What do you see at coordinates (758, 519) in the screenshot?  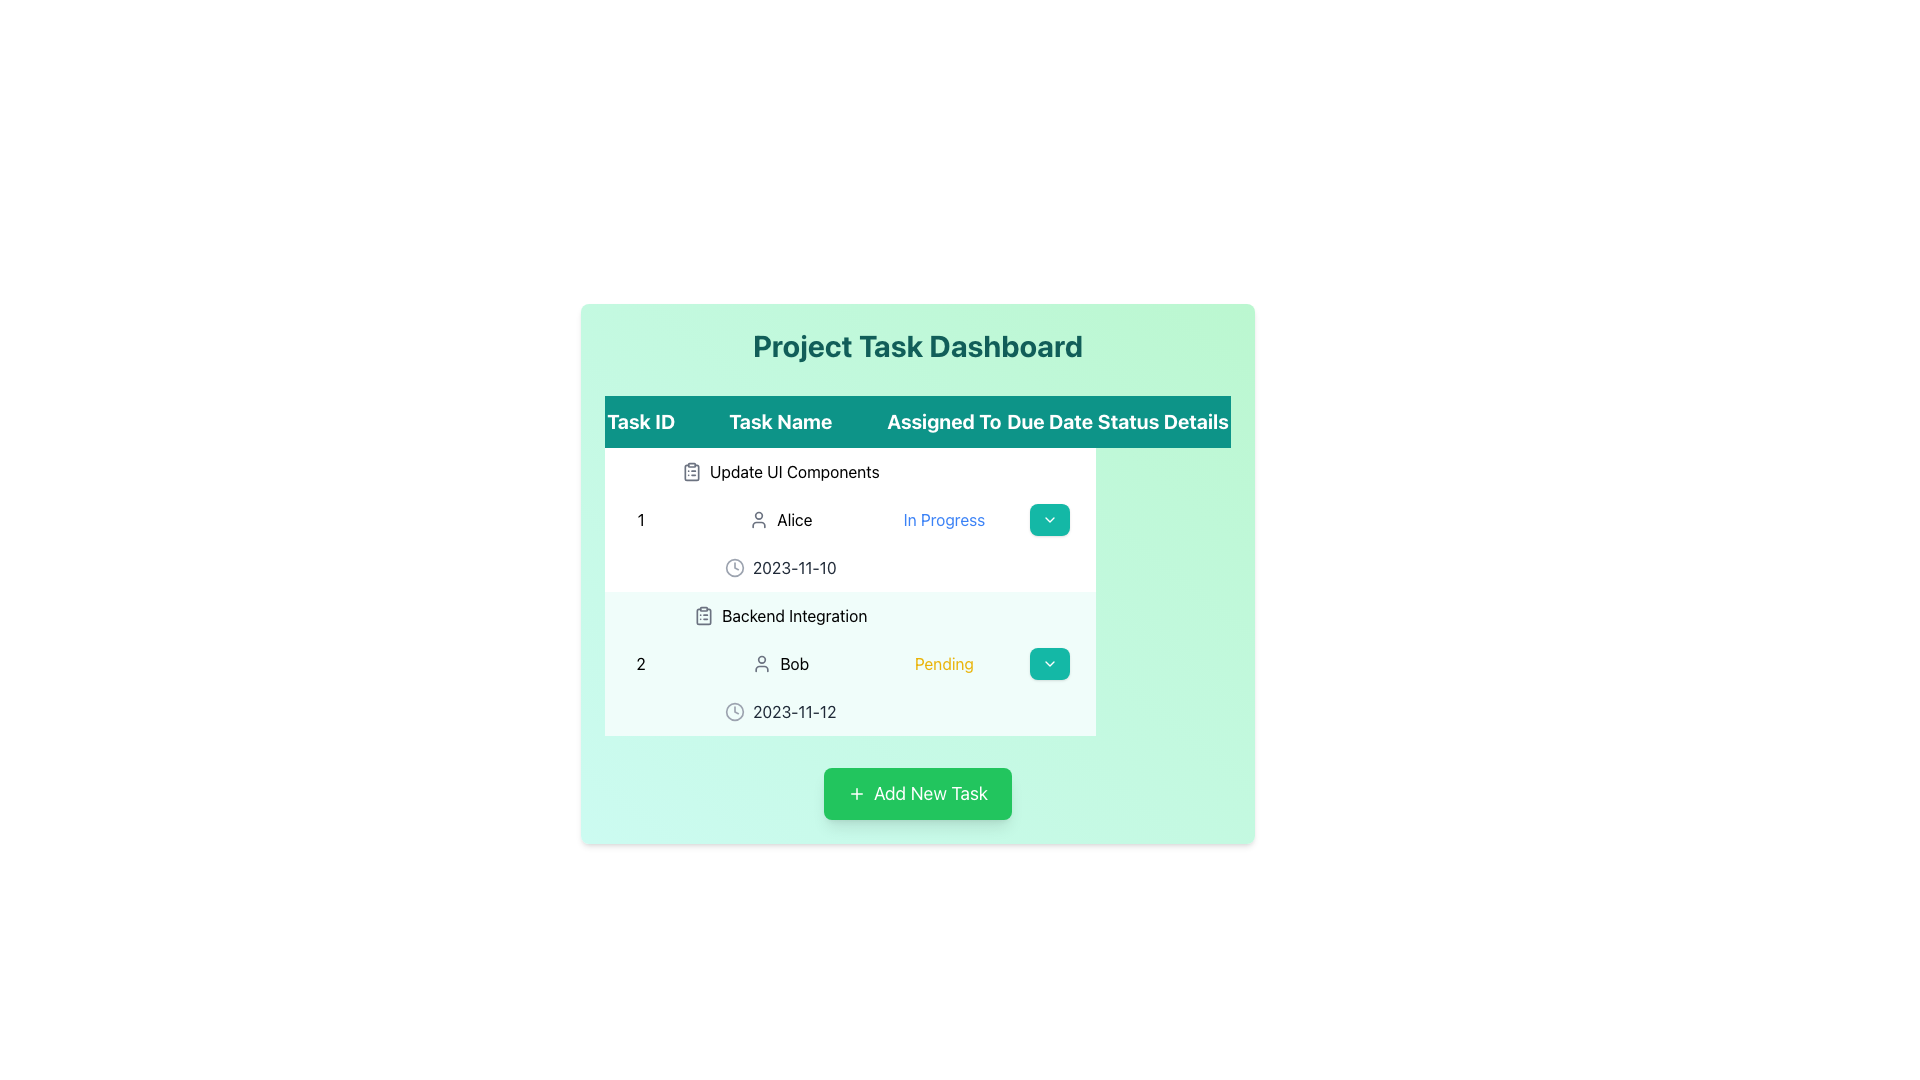 I see `the user icon silhouette representing 'Alice' in the dashboard interface` at bounding box center [758, 519].